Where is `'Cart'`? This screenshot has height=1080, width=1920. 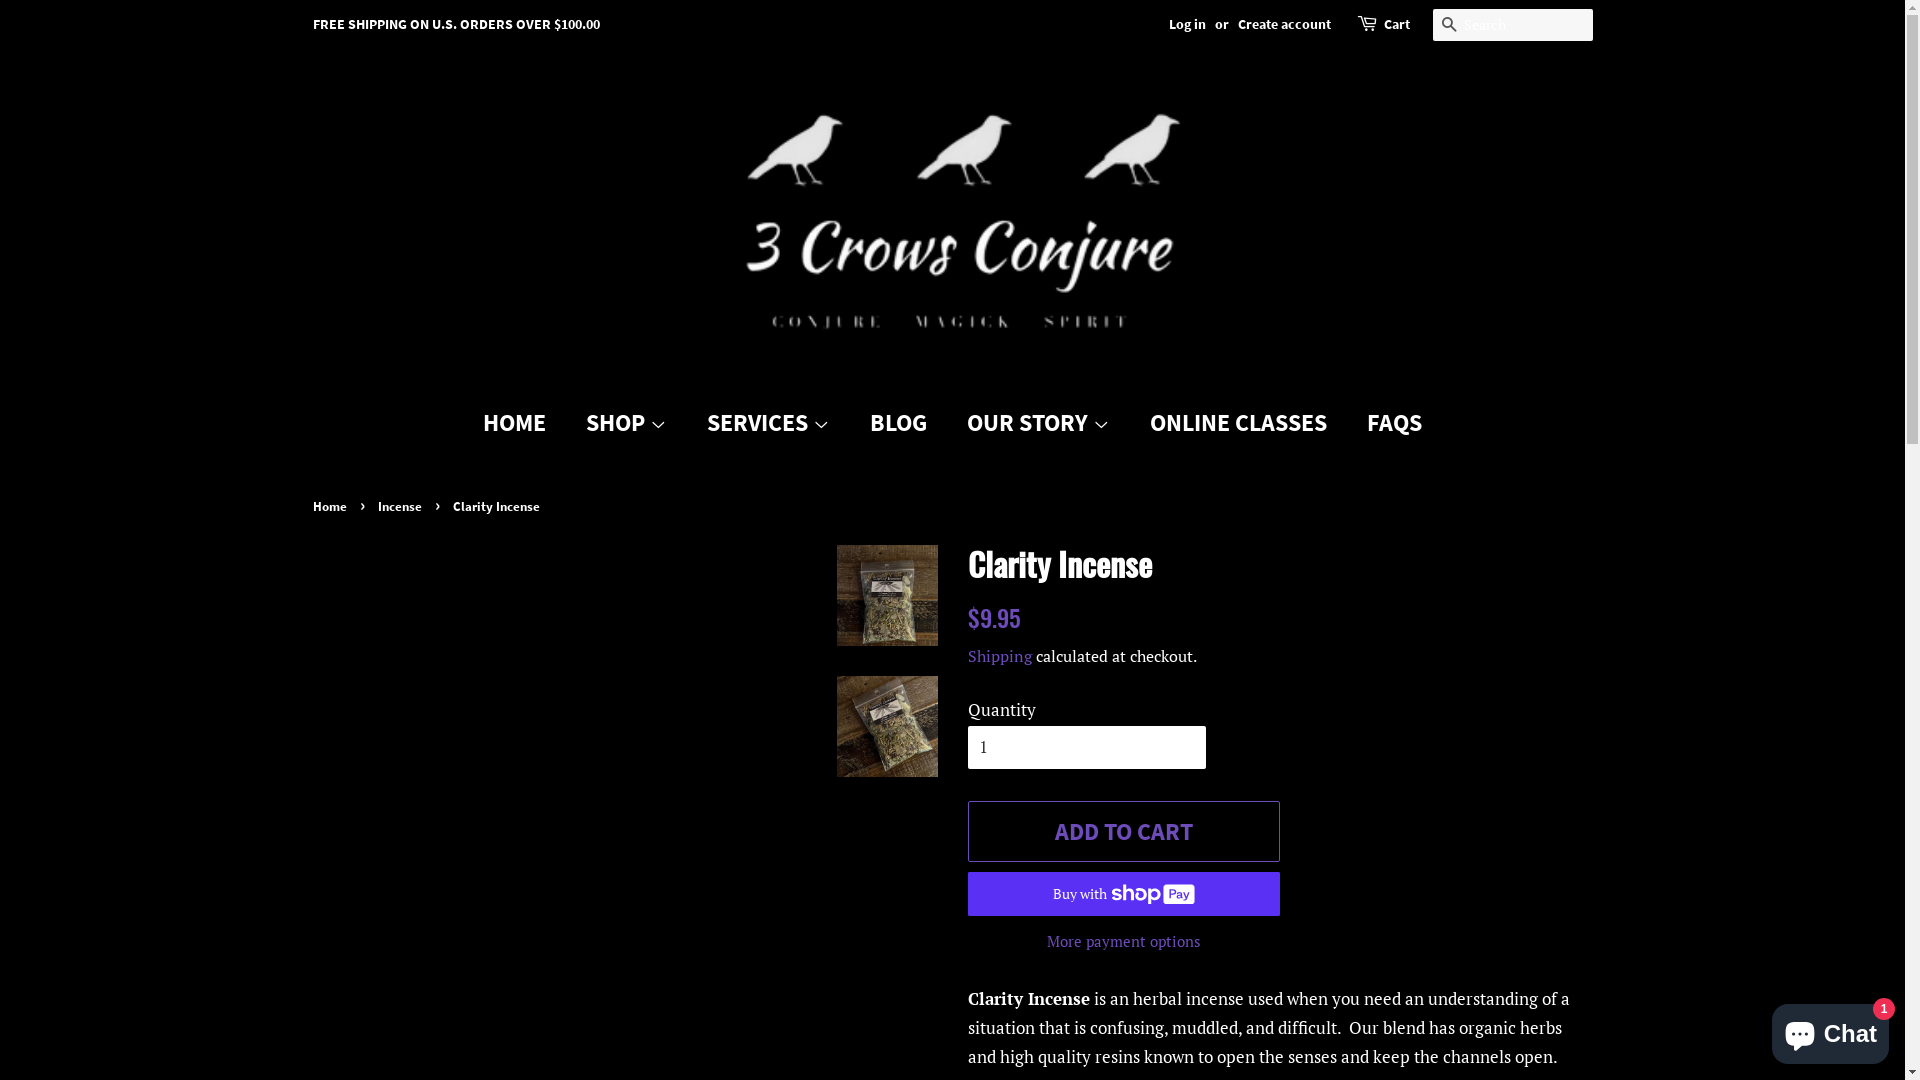
'Cart' is located at coordinates (1395, 24).